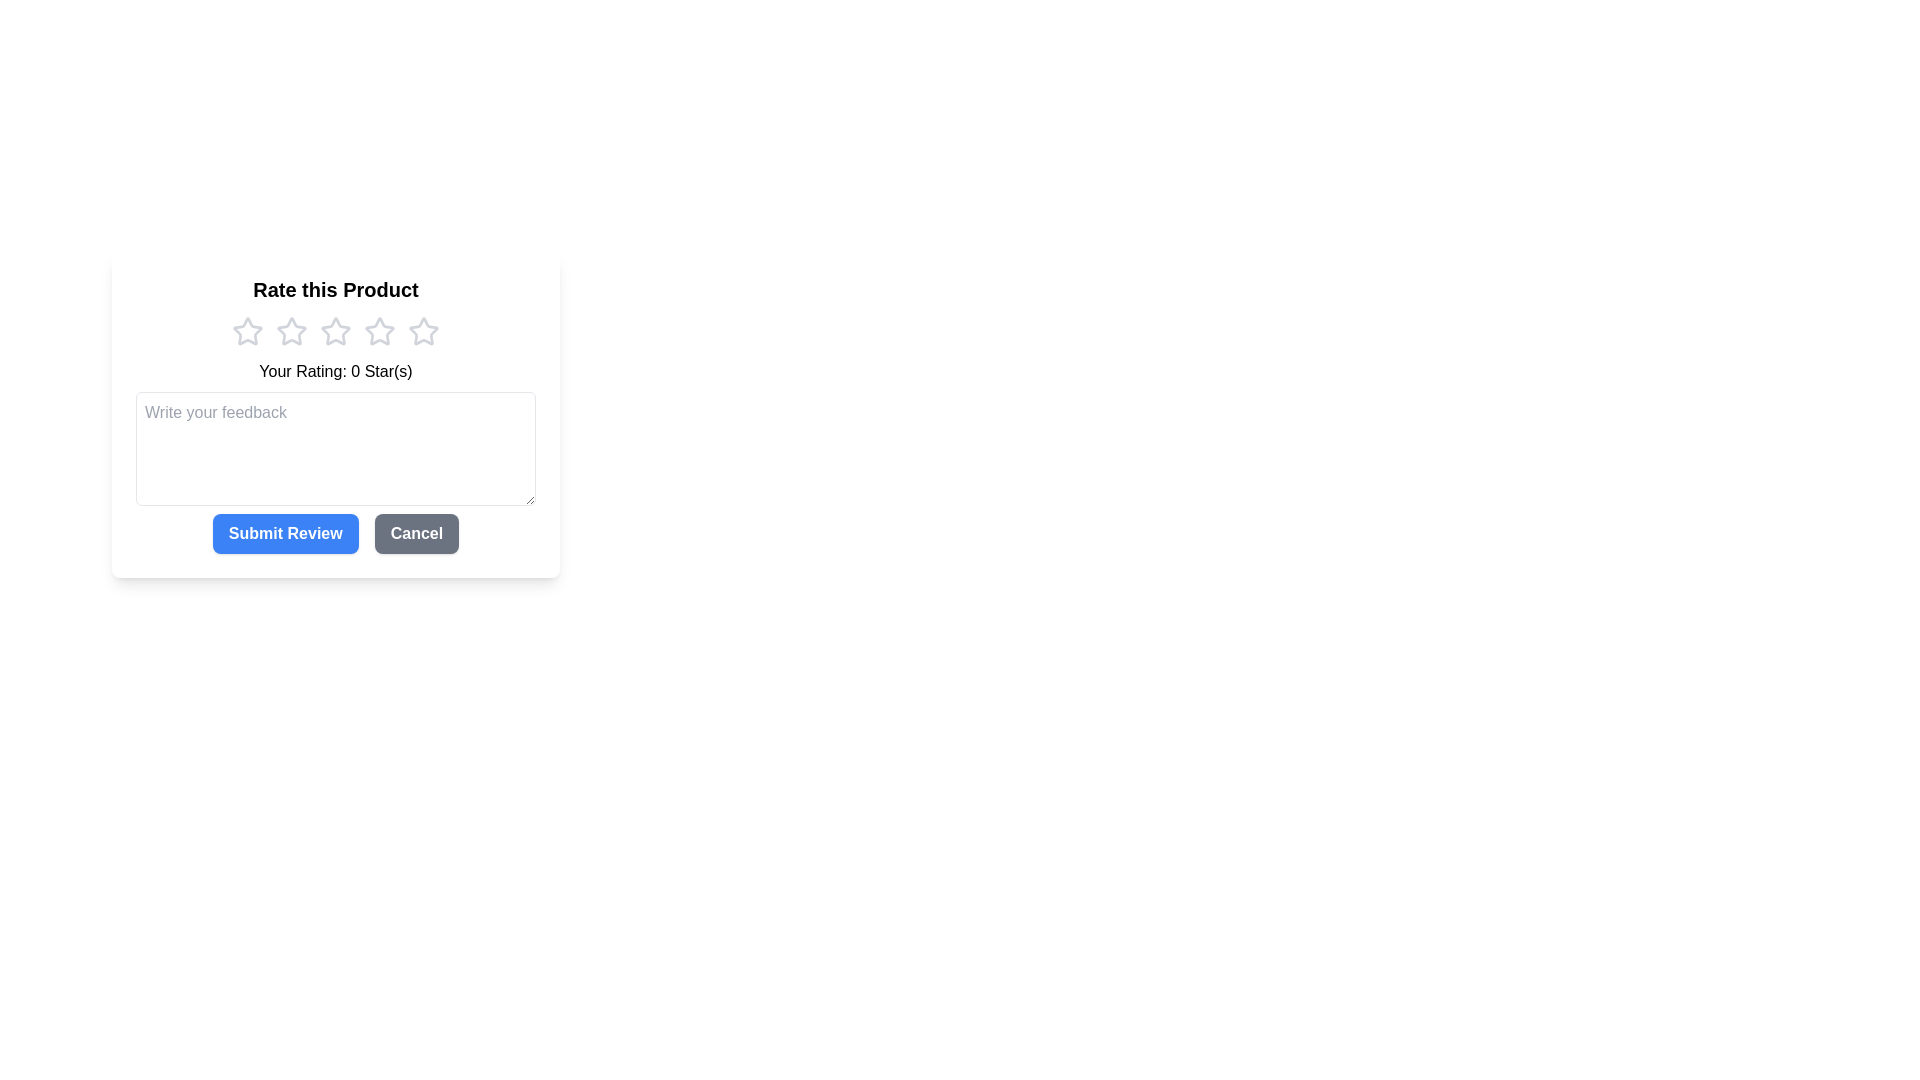 This screenshot has width=1920, height=1080. Describe the element at coordinates (247, 330) in the screenshot. I see `the first star in the rating system` at that location.